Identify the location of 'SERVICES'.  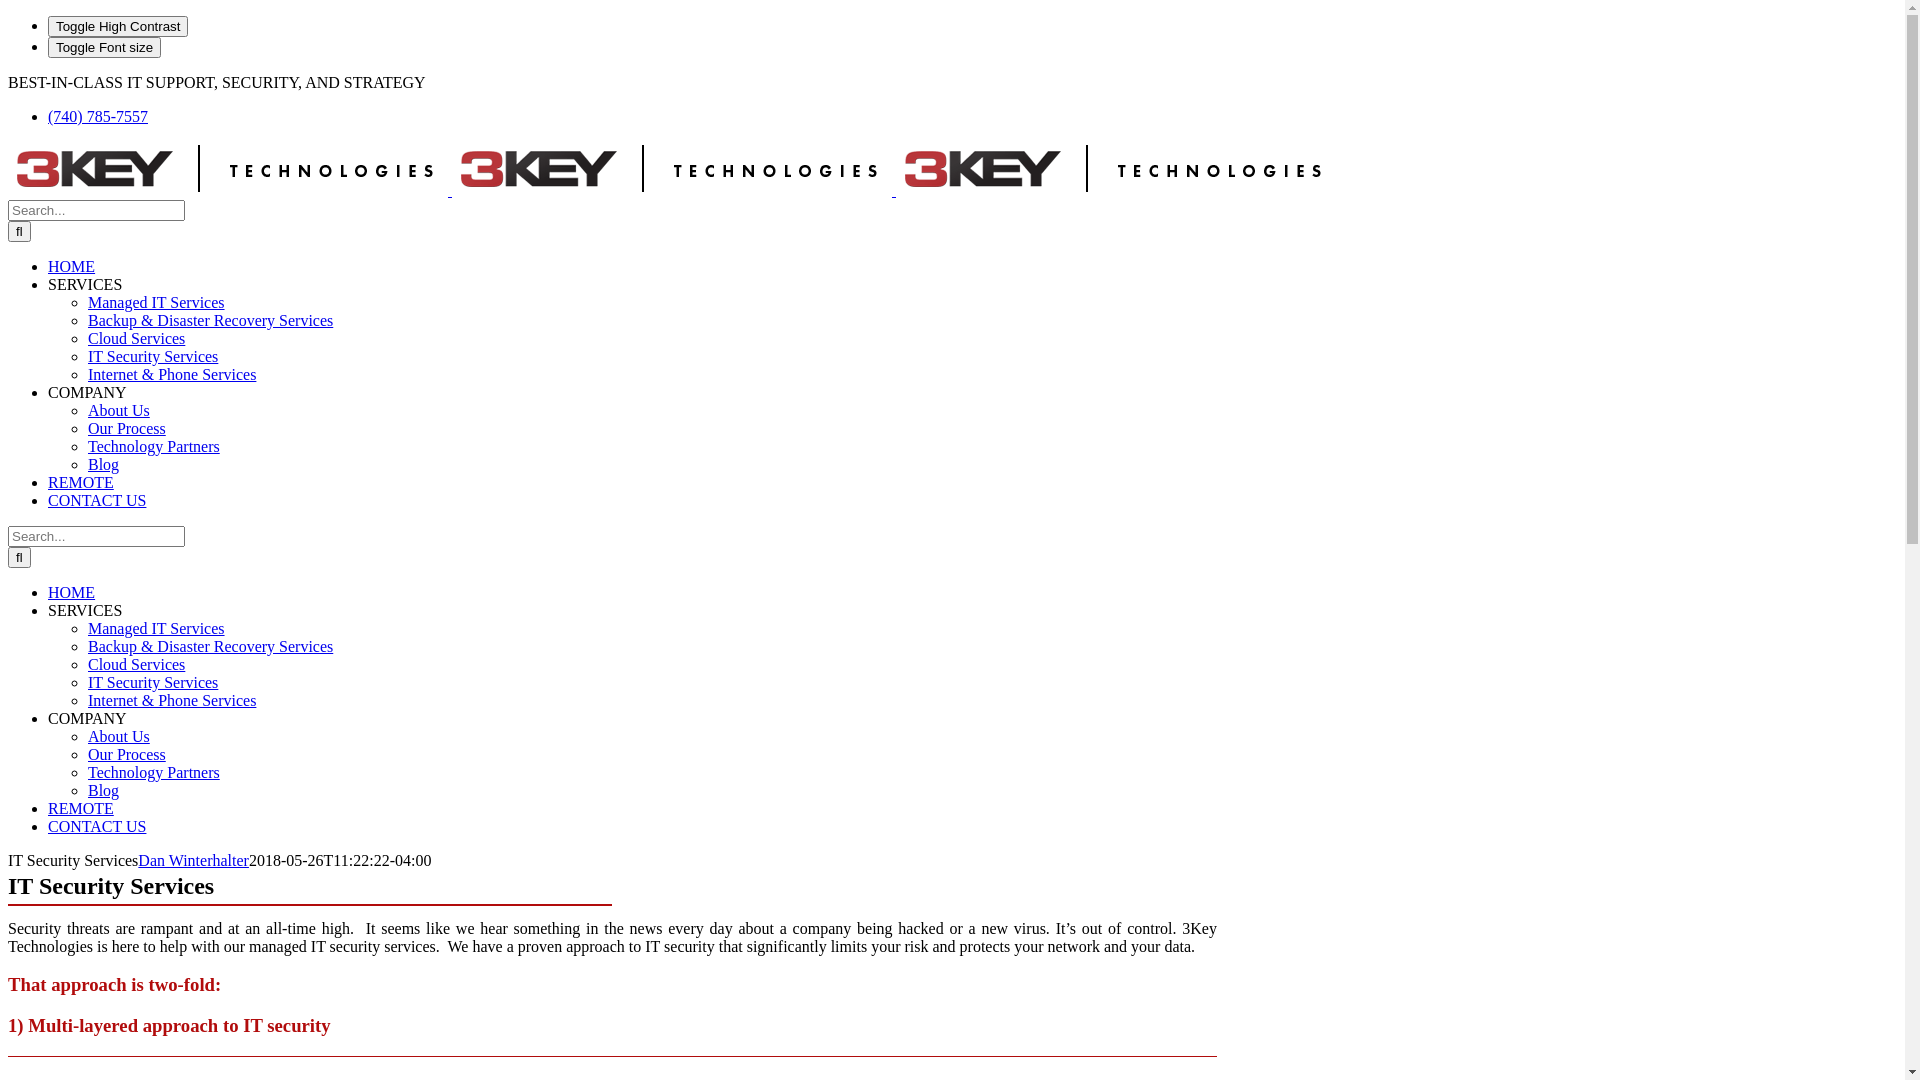
(84, 284).